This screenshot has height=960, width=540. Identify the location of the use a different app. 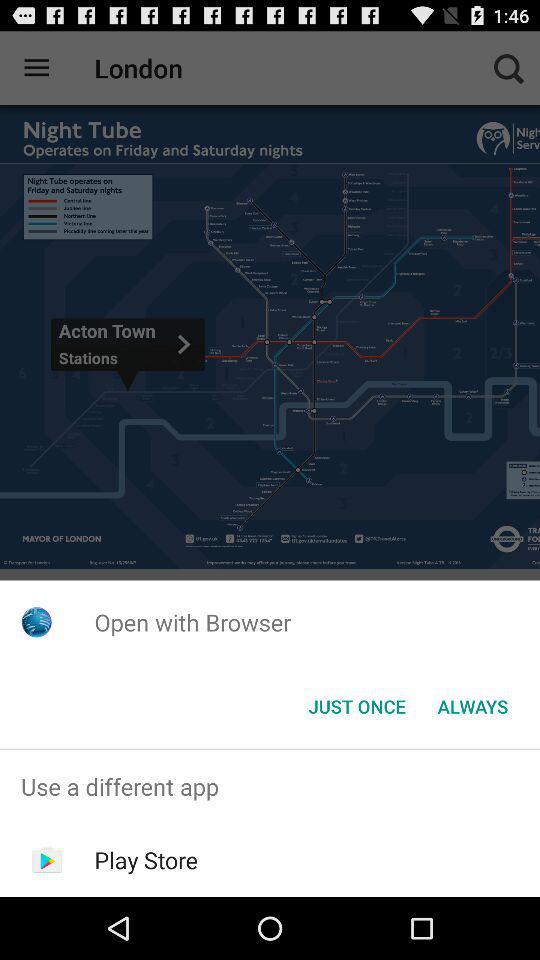
(270, 786).